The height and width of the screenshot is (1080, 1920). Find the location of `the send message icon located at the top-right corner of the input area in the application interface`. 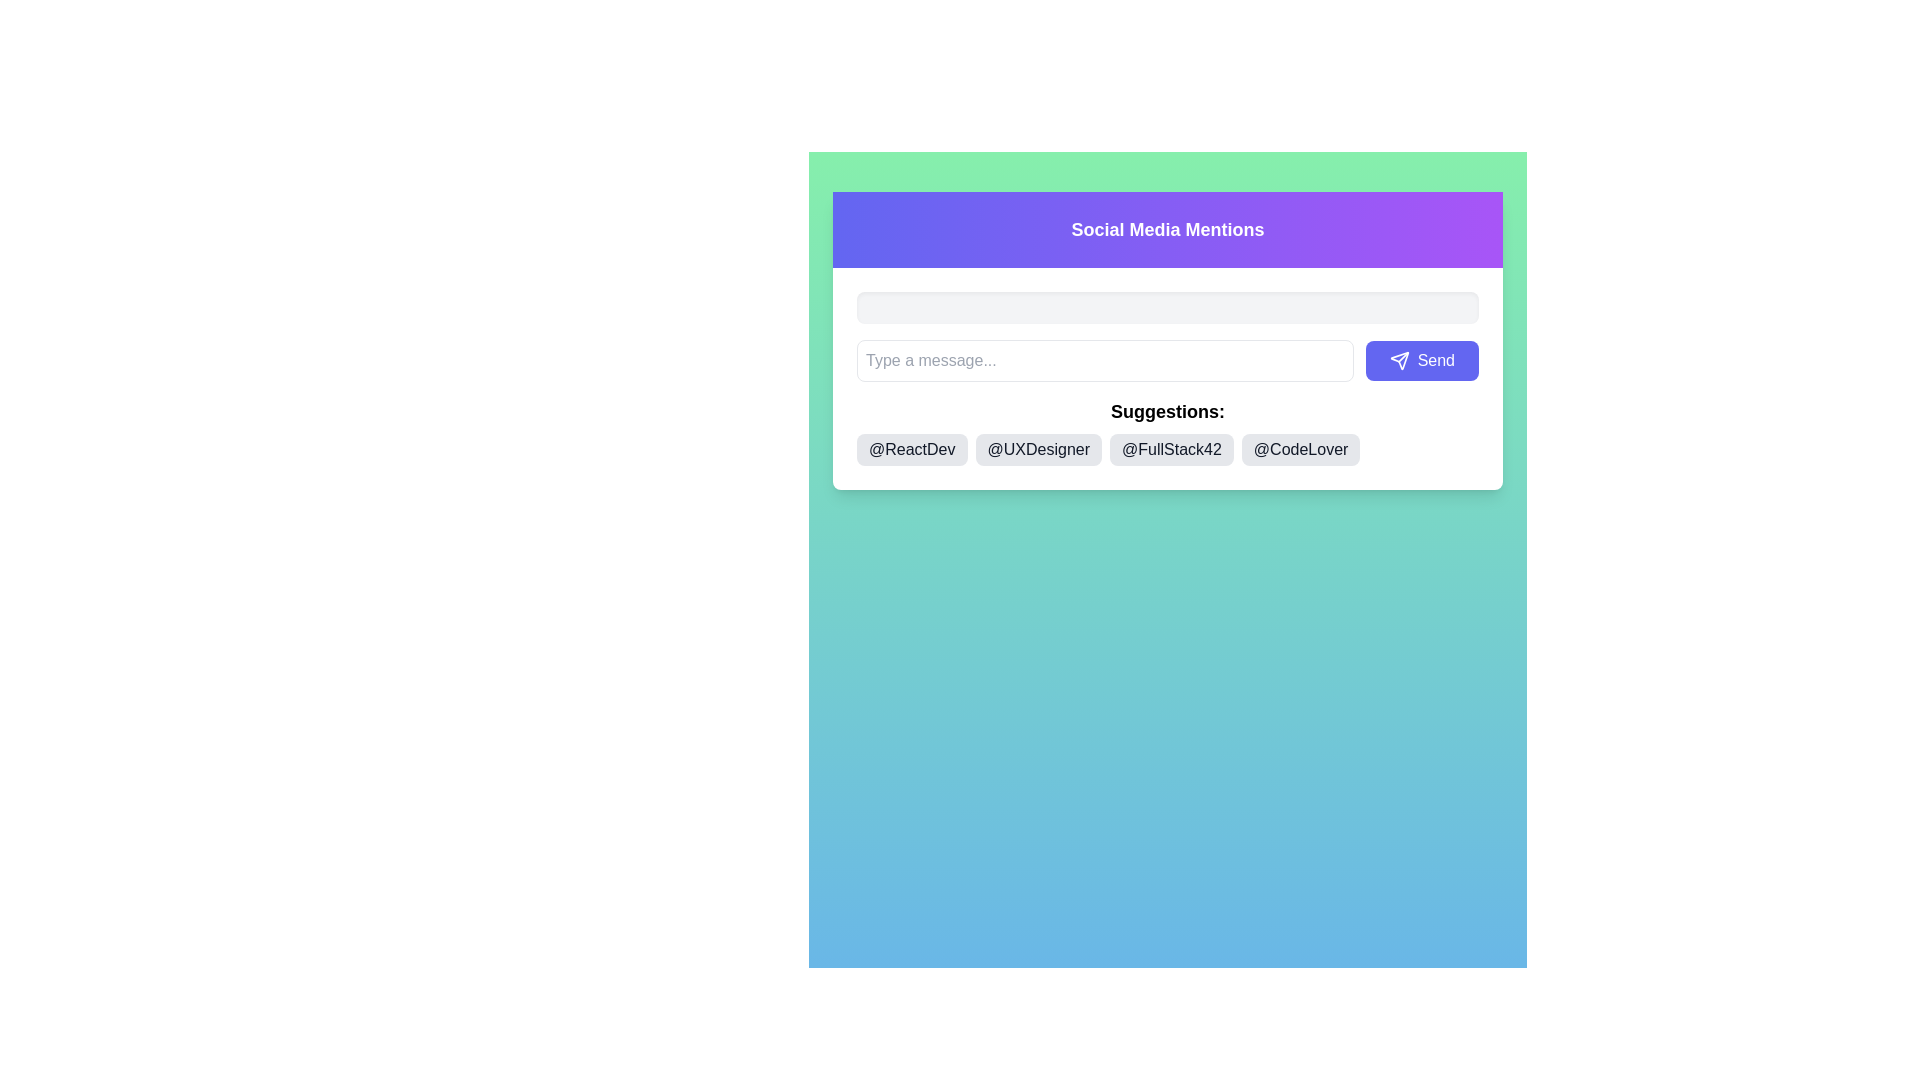

the send message icon located at the top-right corner of the input area in the application interface is located at coordinates (1398, 361).